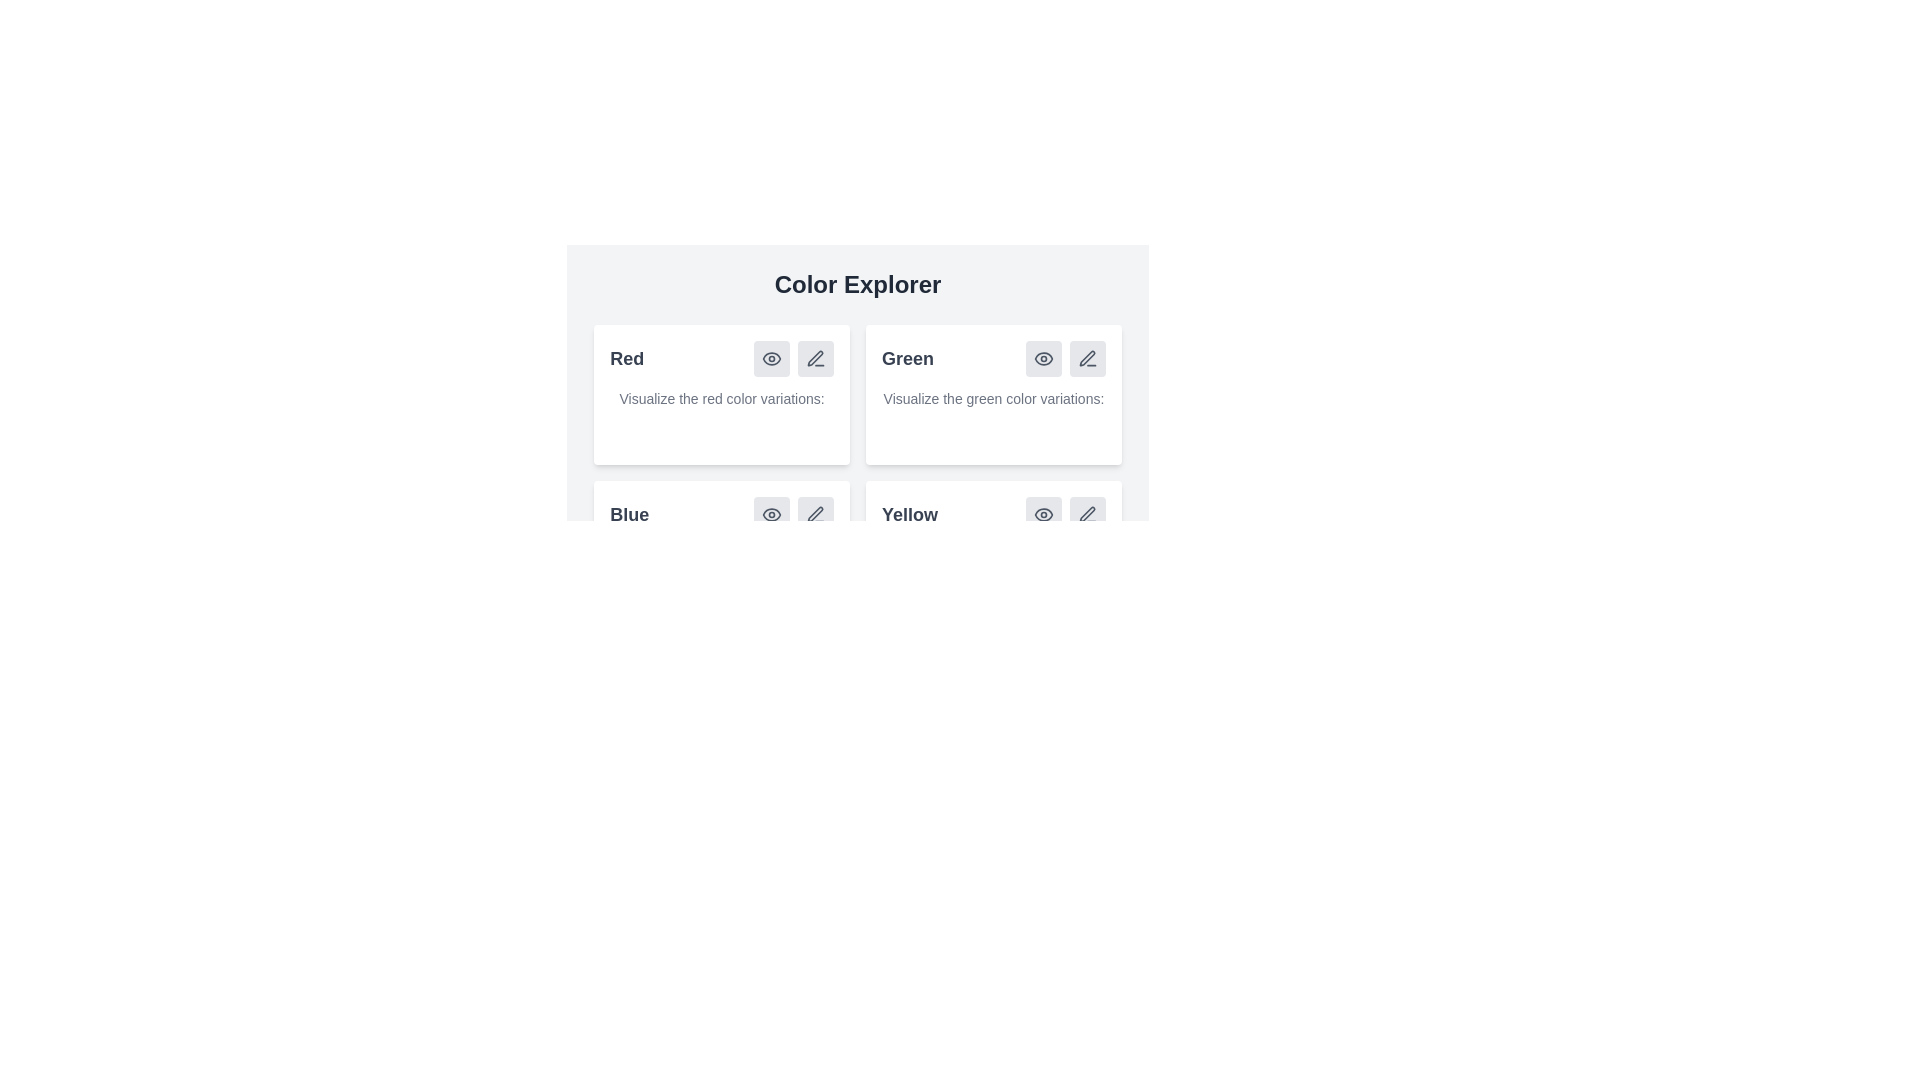 The image size is (1920, 1080). Describe the element at coordinates (792, 357) in the screenshot. I see `the group of interactive buttons containing the eye-shaped preview icon and the pen-shaped edit icon` at that location.